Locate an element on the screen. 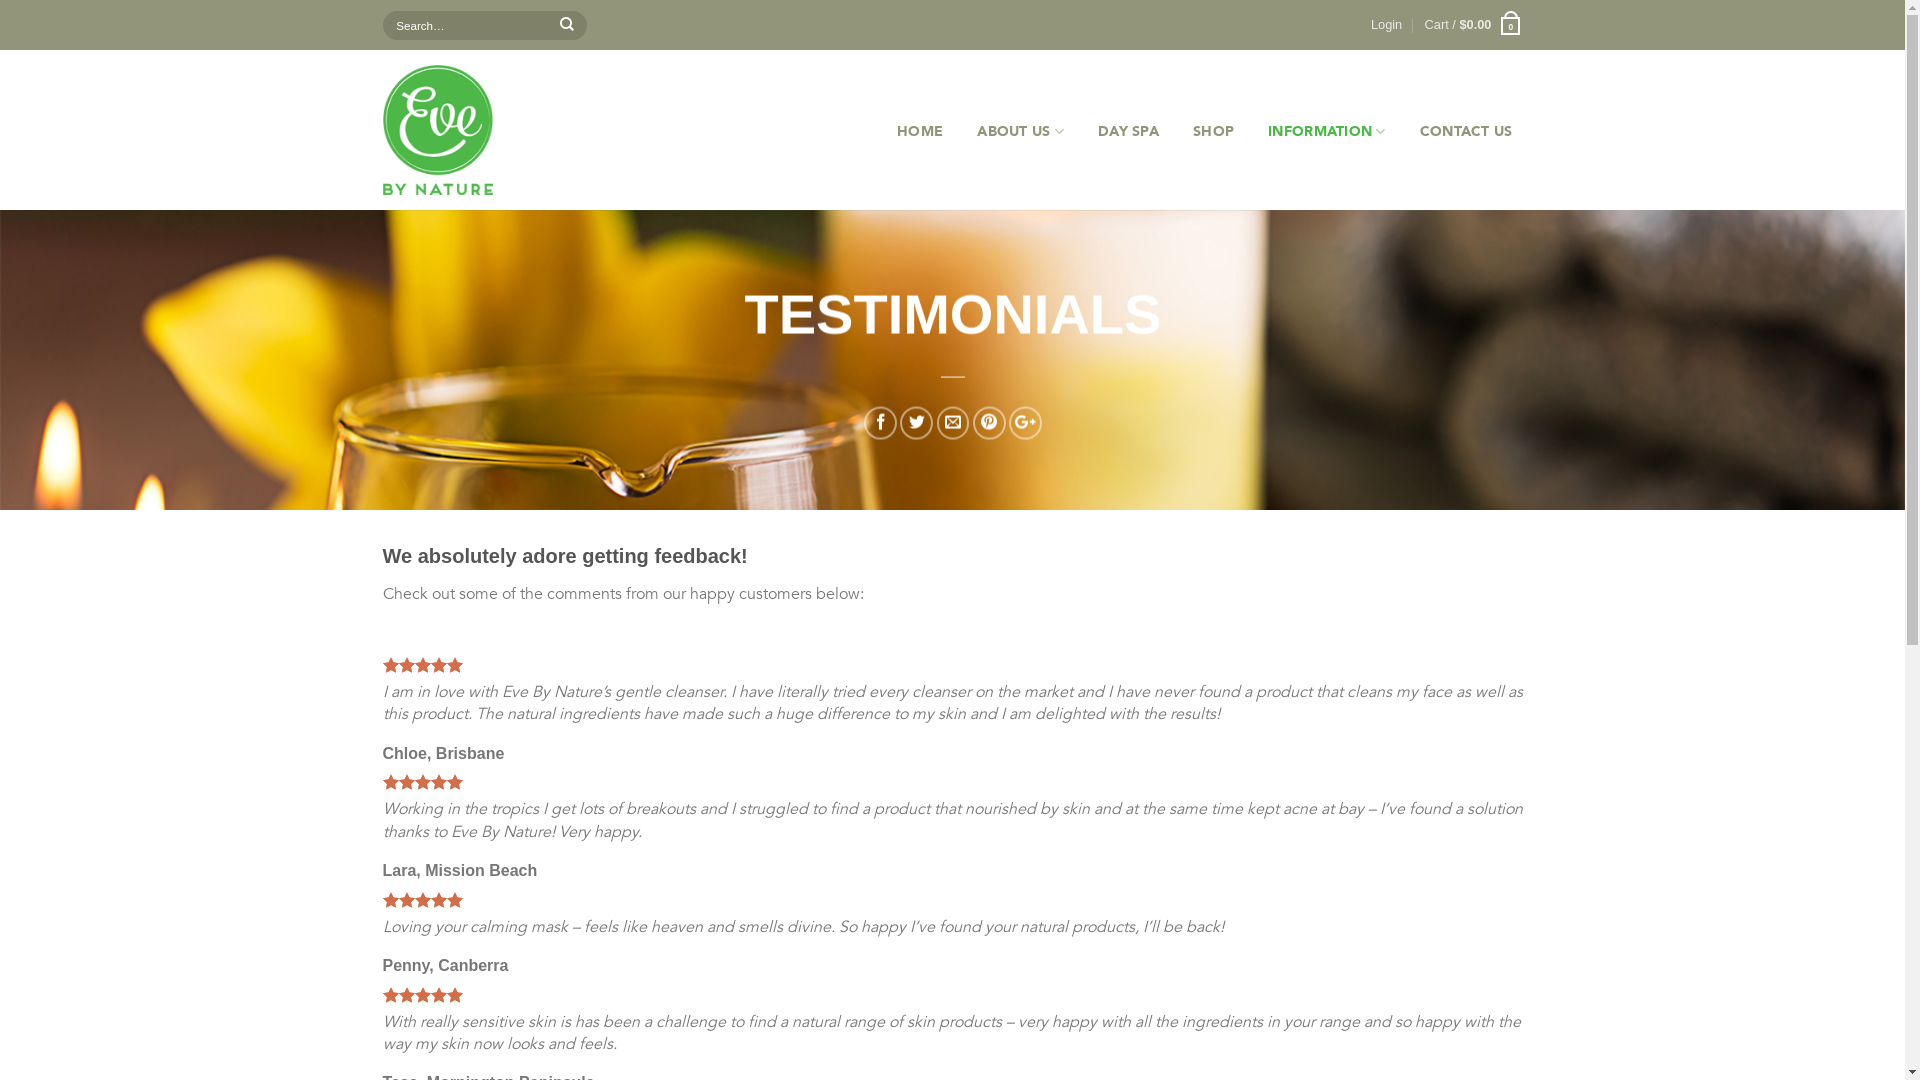 Image resolution: width=1920 pixels, height=1080 pixels. 'INFORMATION' is located at coordinates (1326, 131).